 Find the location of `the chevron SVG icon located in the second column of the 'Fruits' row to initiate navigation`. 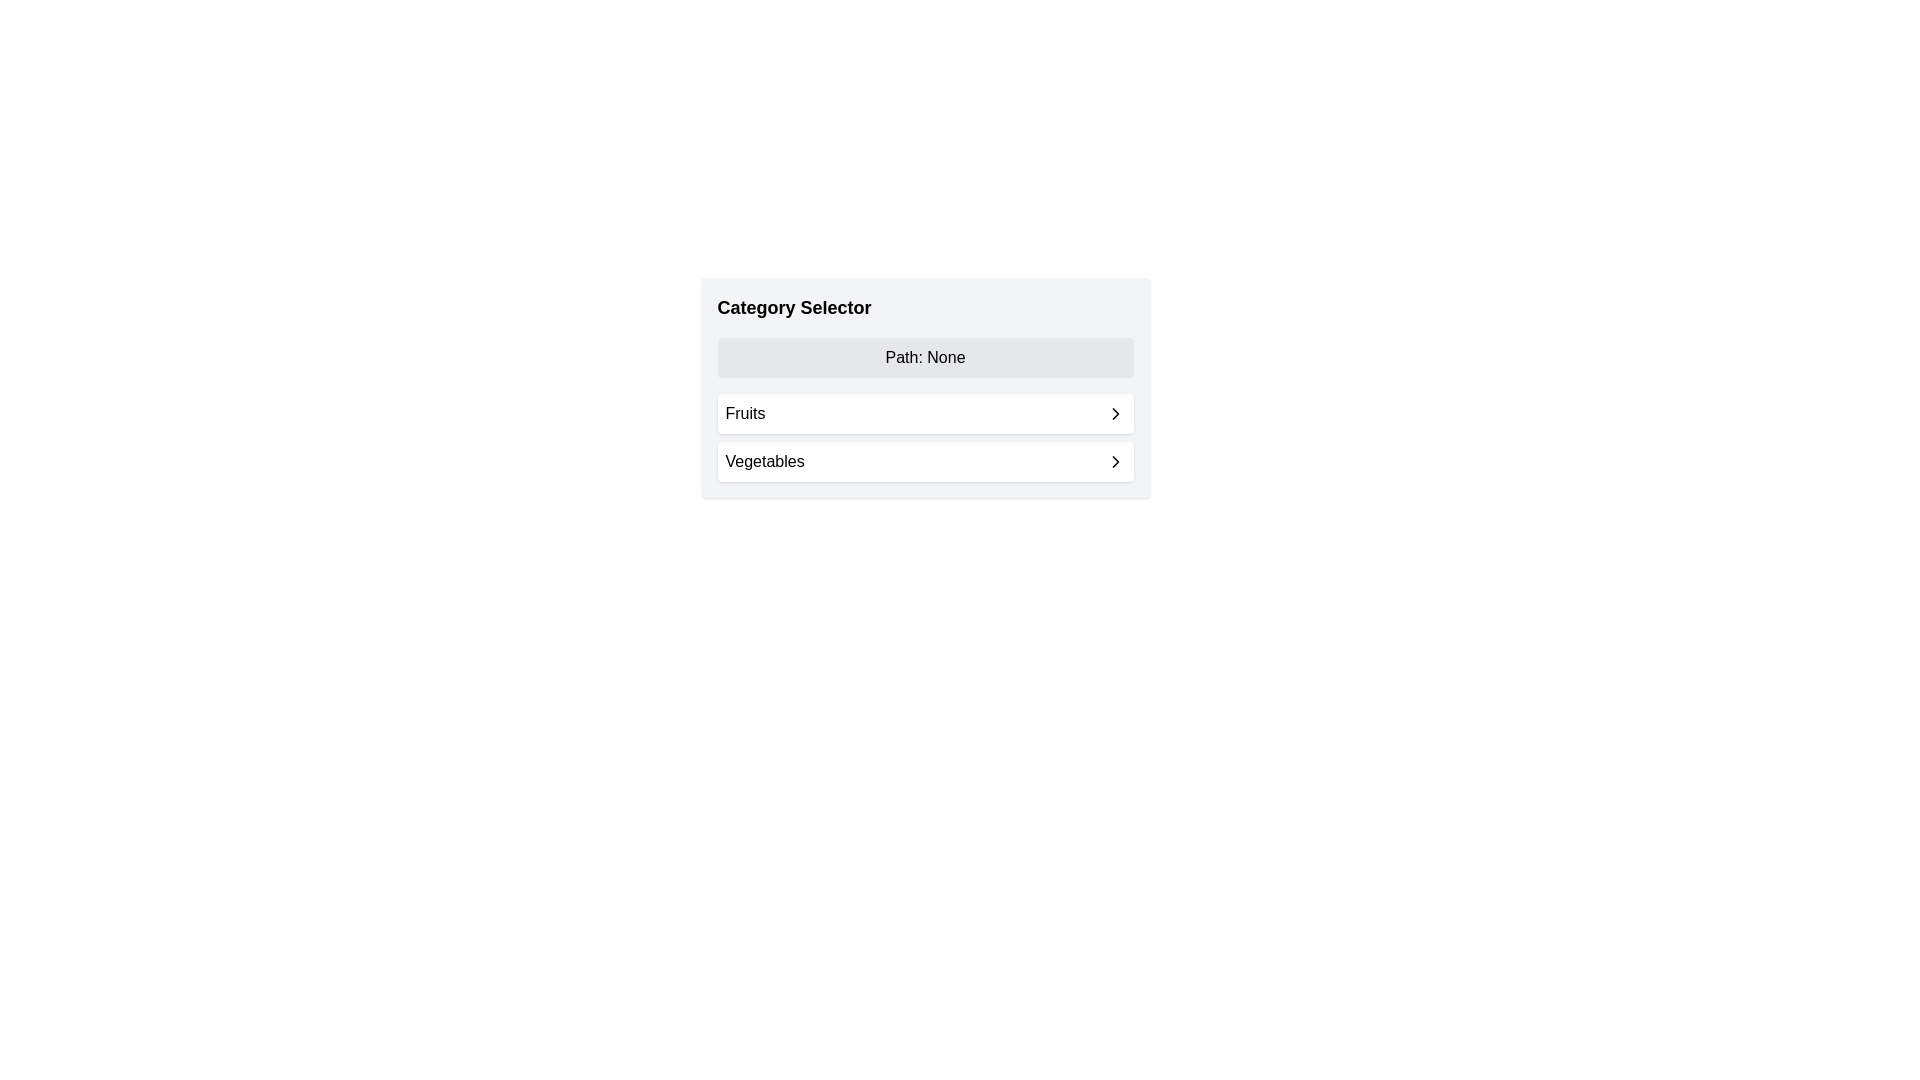

the chevron SVG icon located in the second column of the 'Fruits' row to initiate navigation is located at coordinates (1114, 412).